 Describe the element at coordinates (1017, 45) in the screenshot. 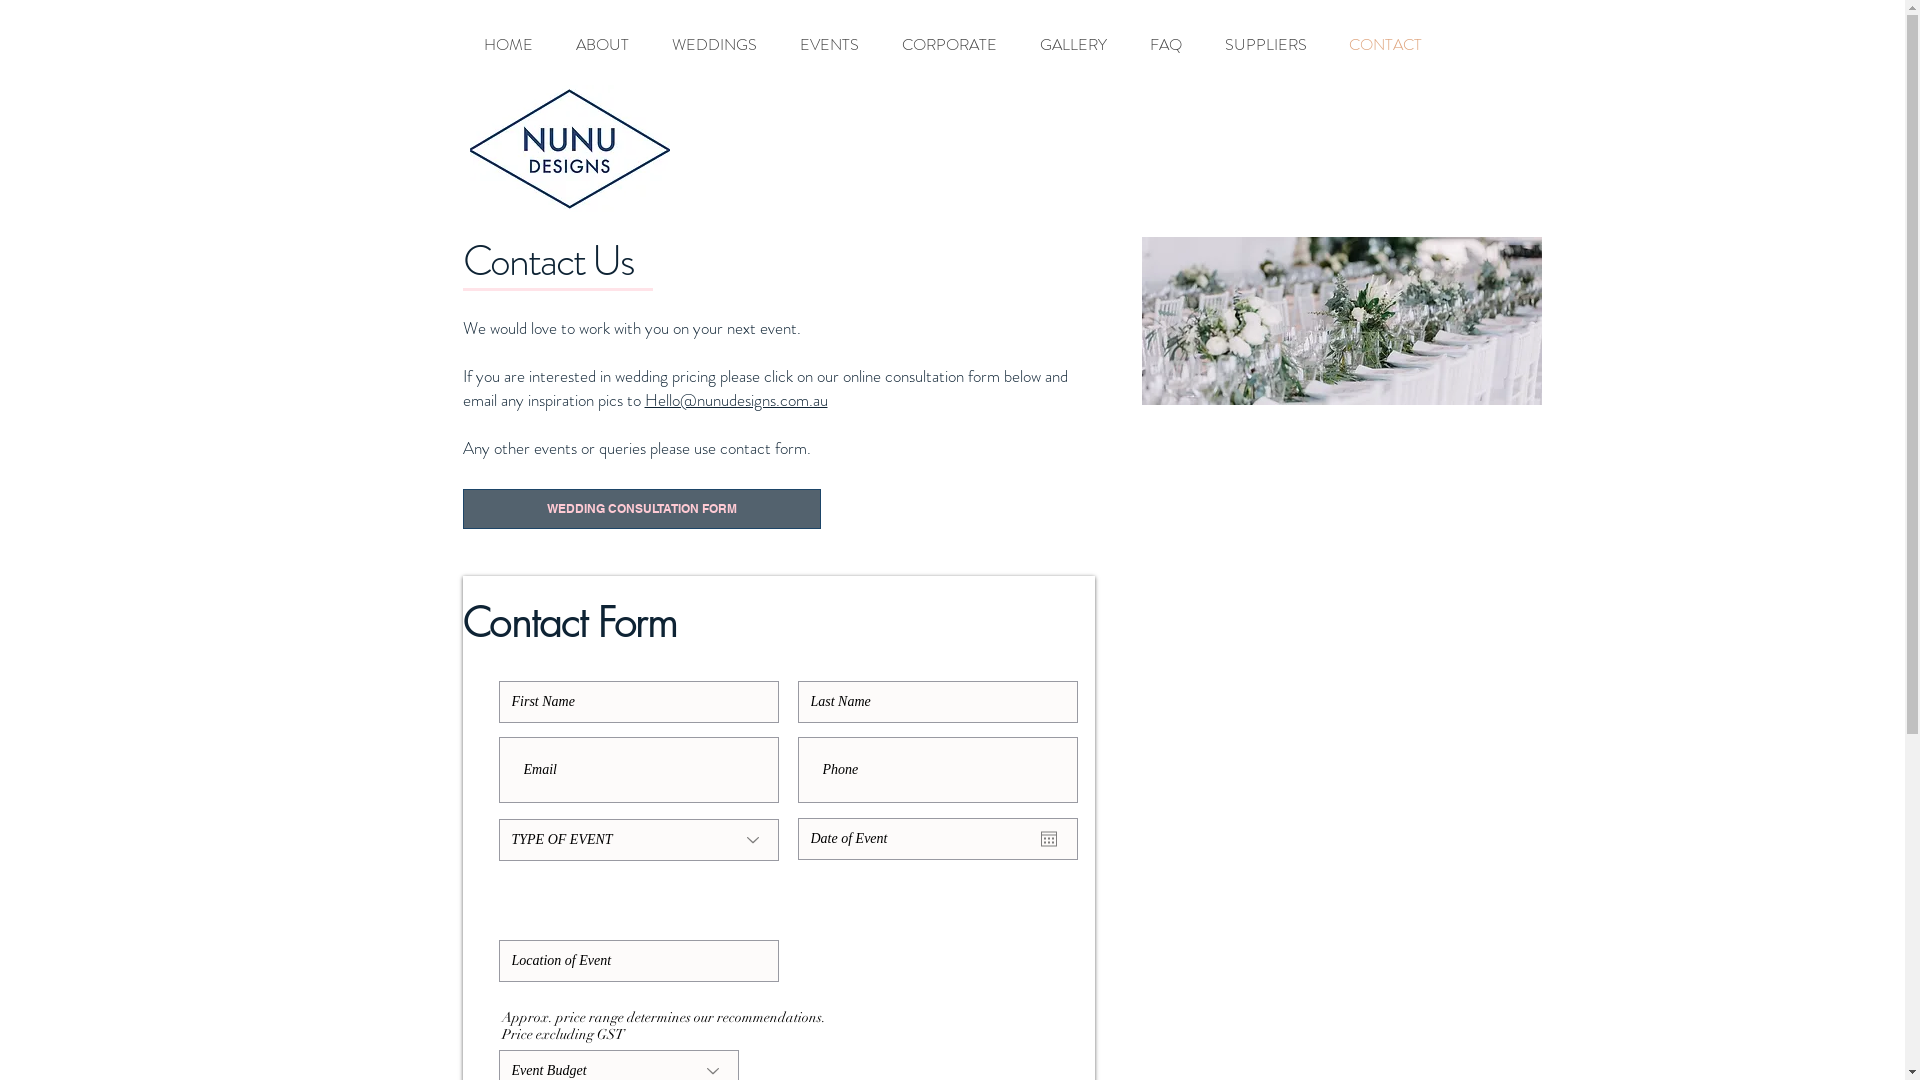

I see `'GALLERY'` at that location.